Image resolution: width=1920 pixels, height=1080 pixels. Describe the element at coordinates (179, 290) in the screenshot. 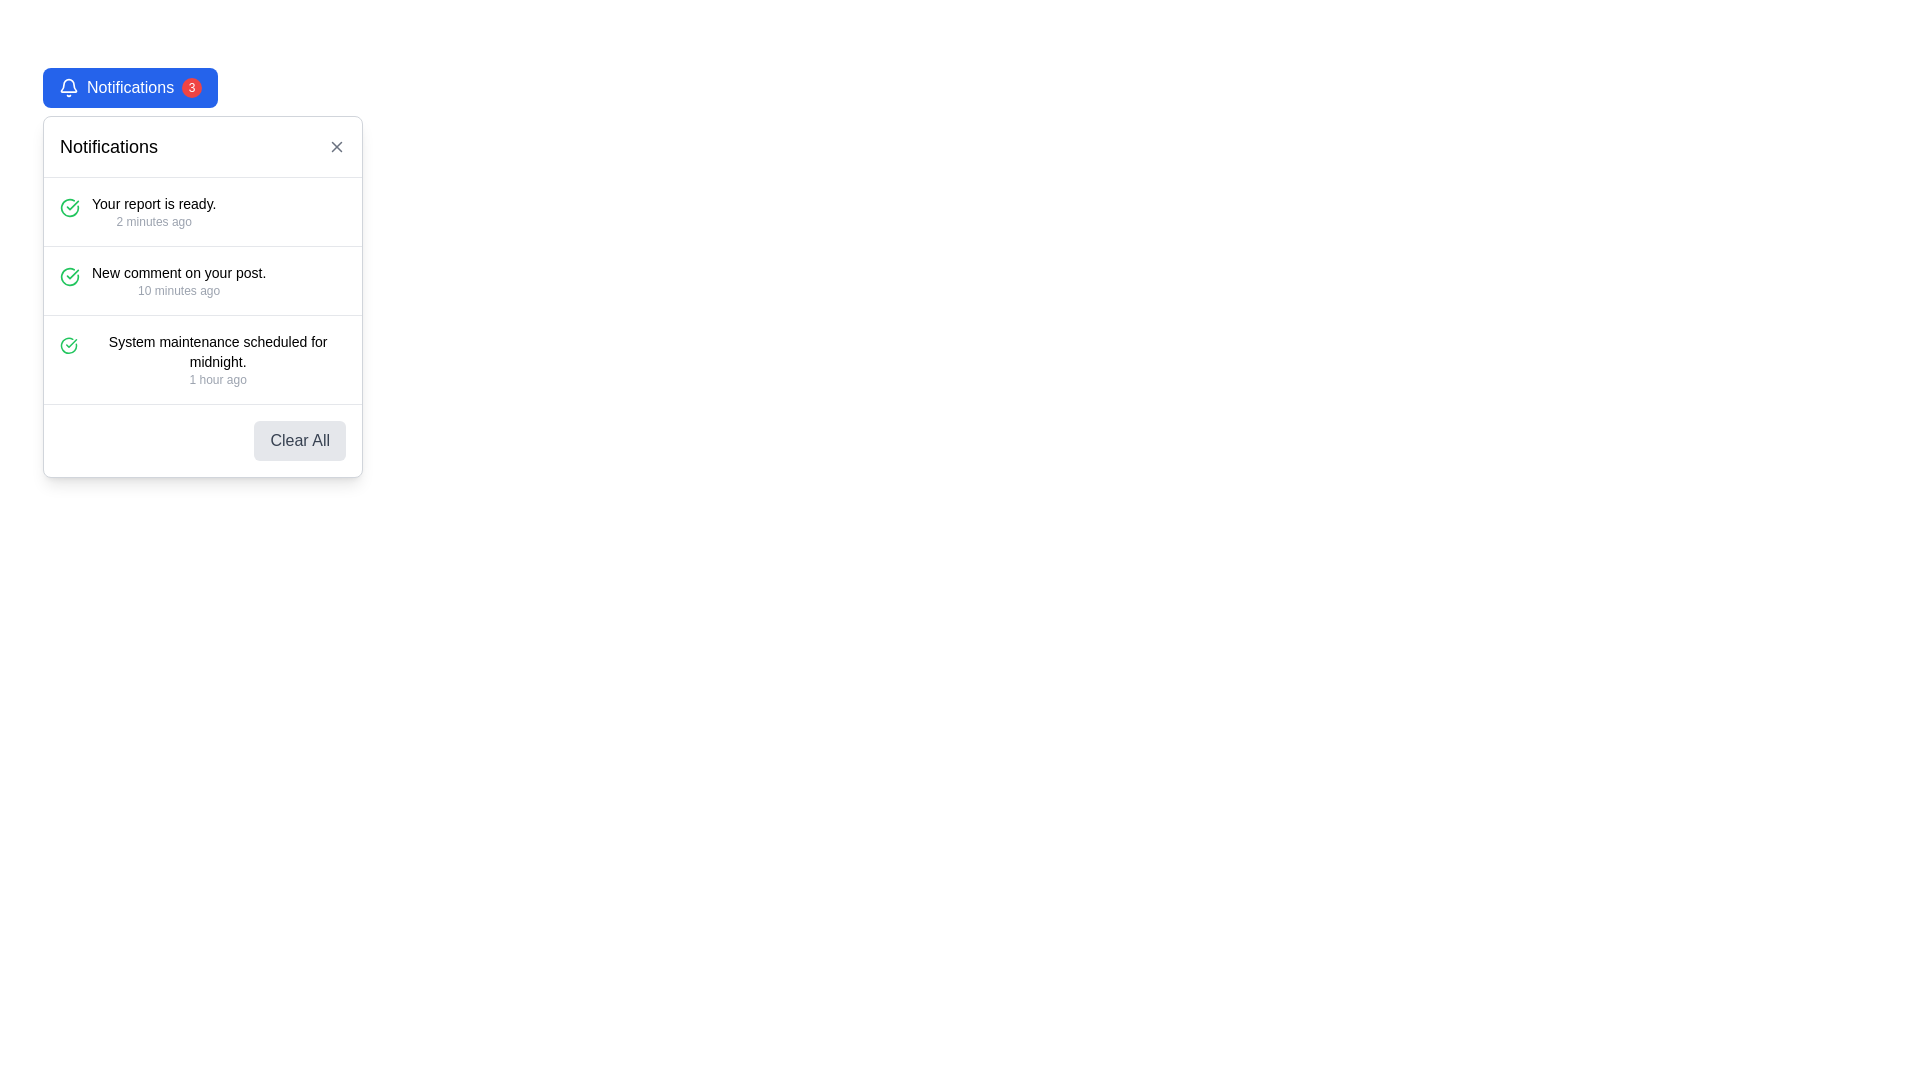

I see `timestamp displayed in the small grey text label that reads '10 minutes ago', located below the bold message 'New comment on your post.' in the notification box` at that location.